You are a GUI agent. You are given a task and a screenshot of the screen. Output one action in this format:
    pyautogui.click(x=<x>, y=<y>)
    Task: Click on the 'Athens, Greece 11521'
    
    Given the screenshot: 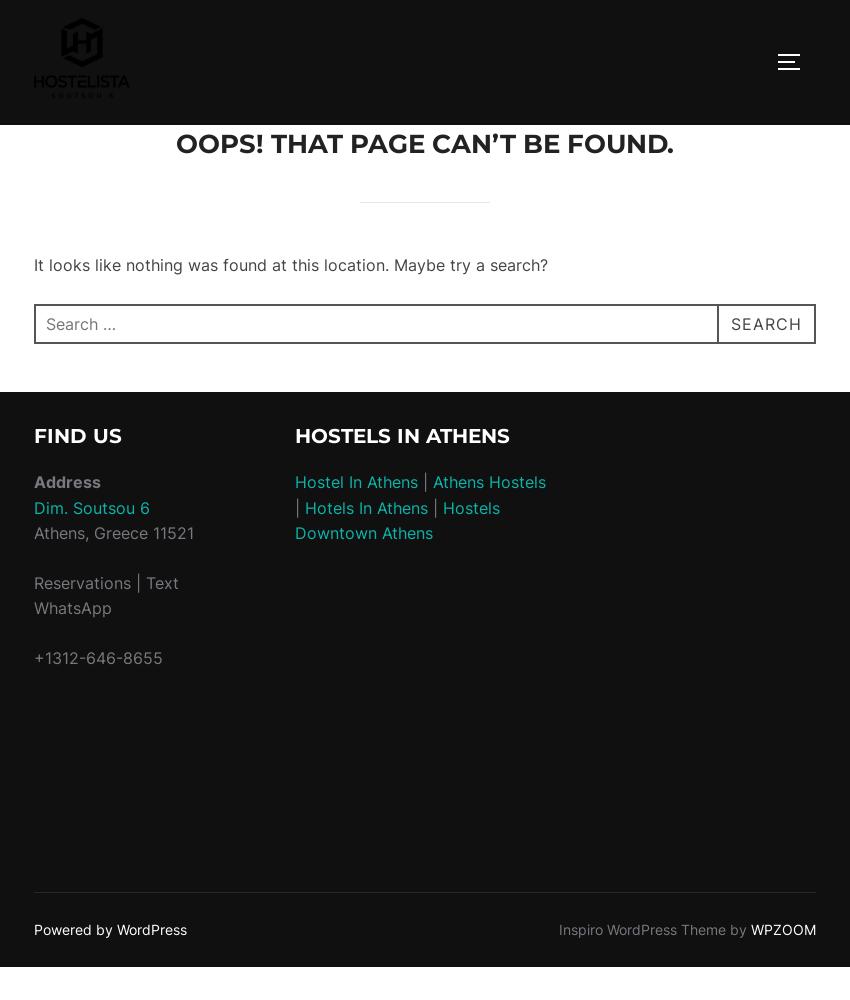 What is the action you would take?
    pyautogui.click(x=33, y=533)
    